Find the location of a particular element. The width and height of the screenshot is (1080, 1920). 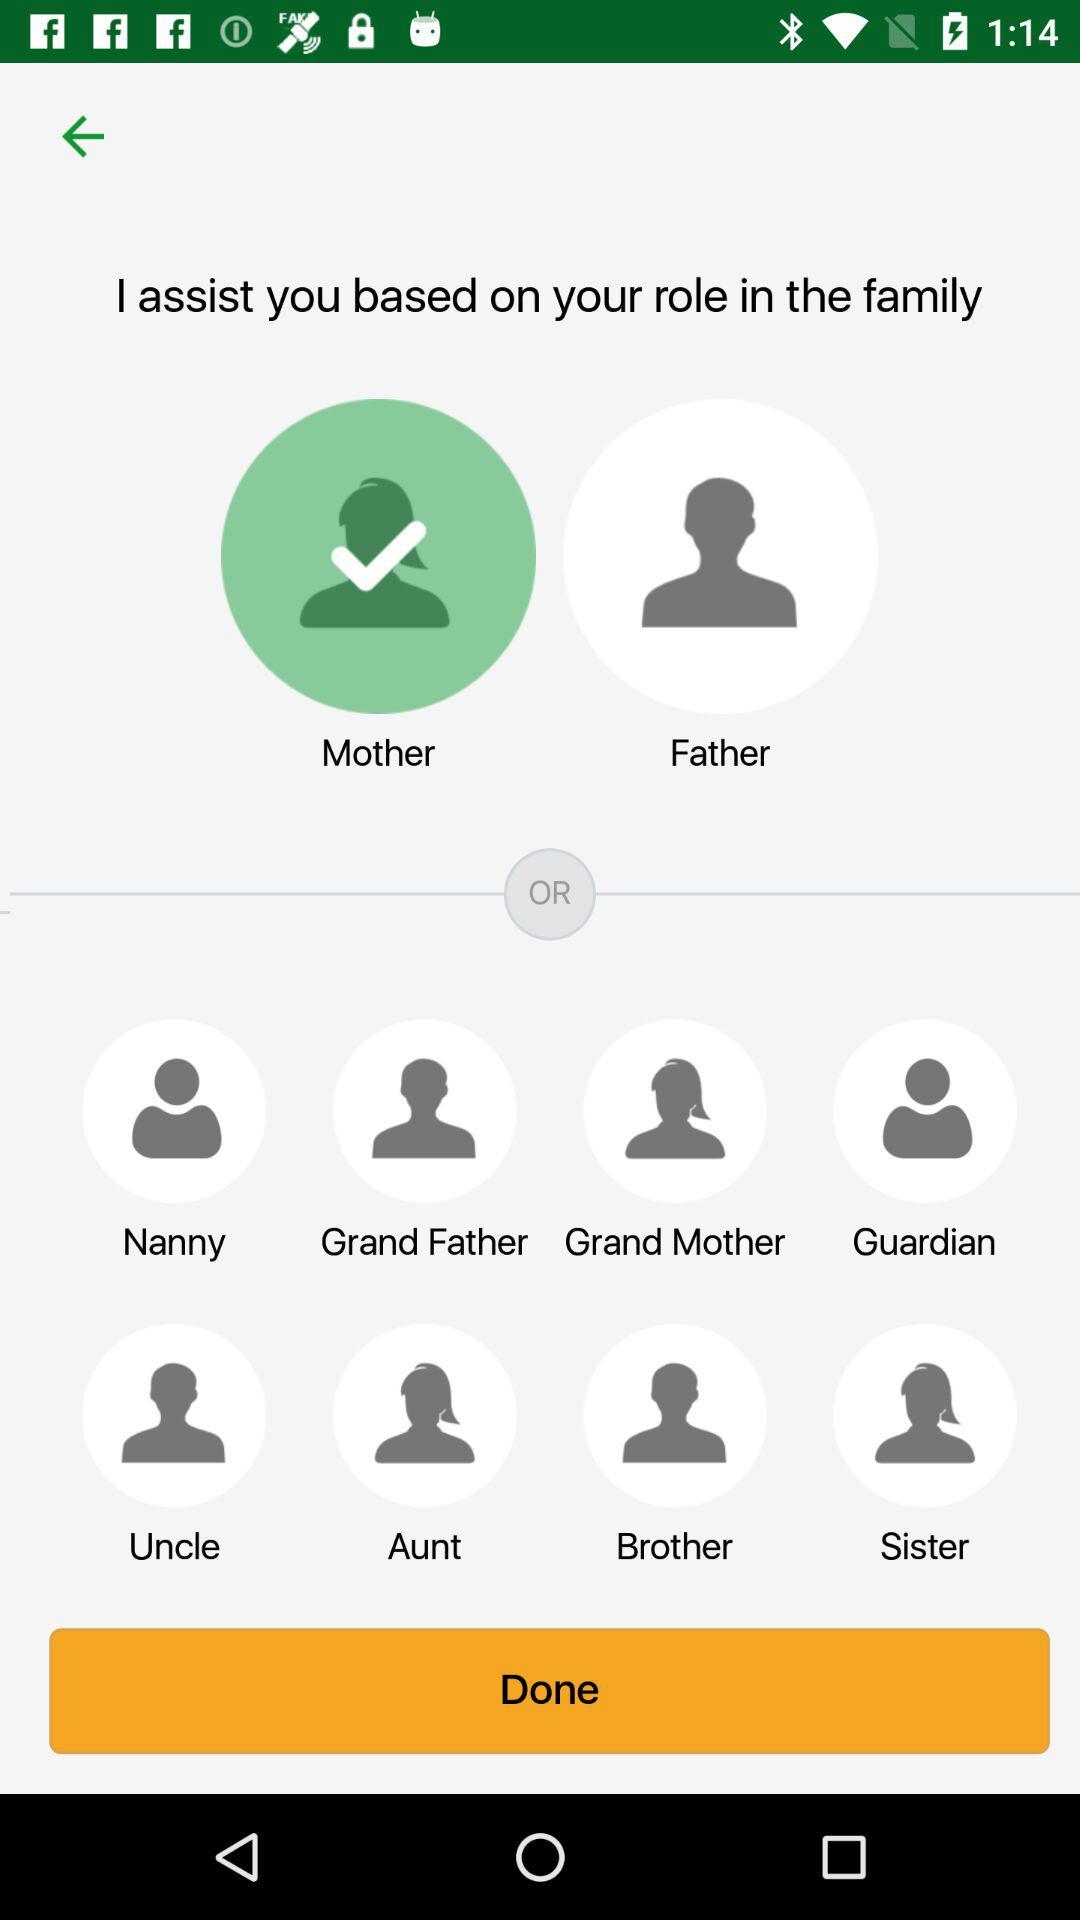

sister is located at coordinates (915, 1414).